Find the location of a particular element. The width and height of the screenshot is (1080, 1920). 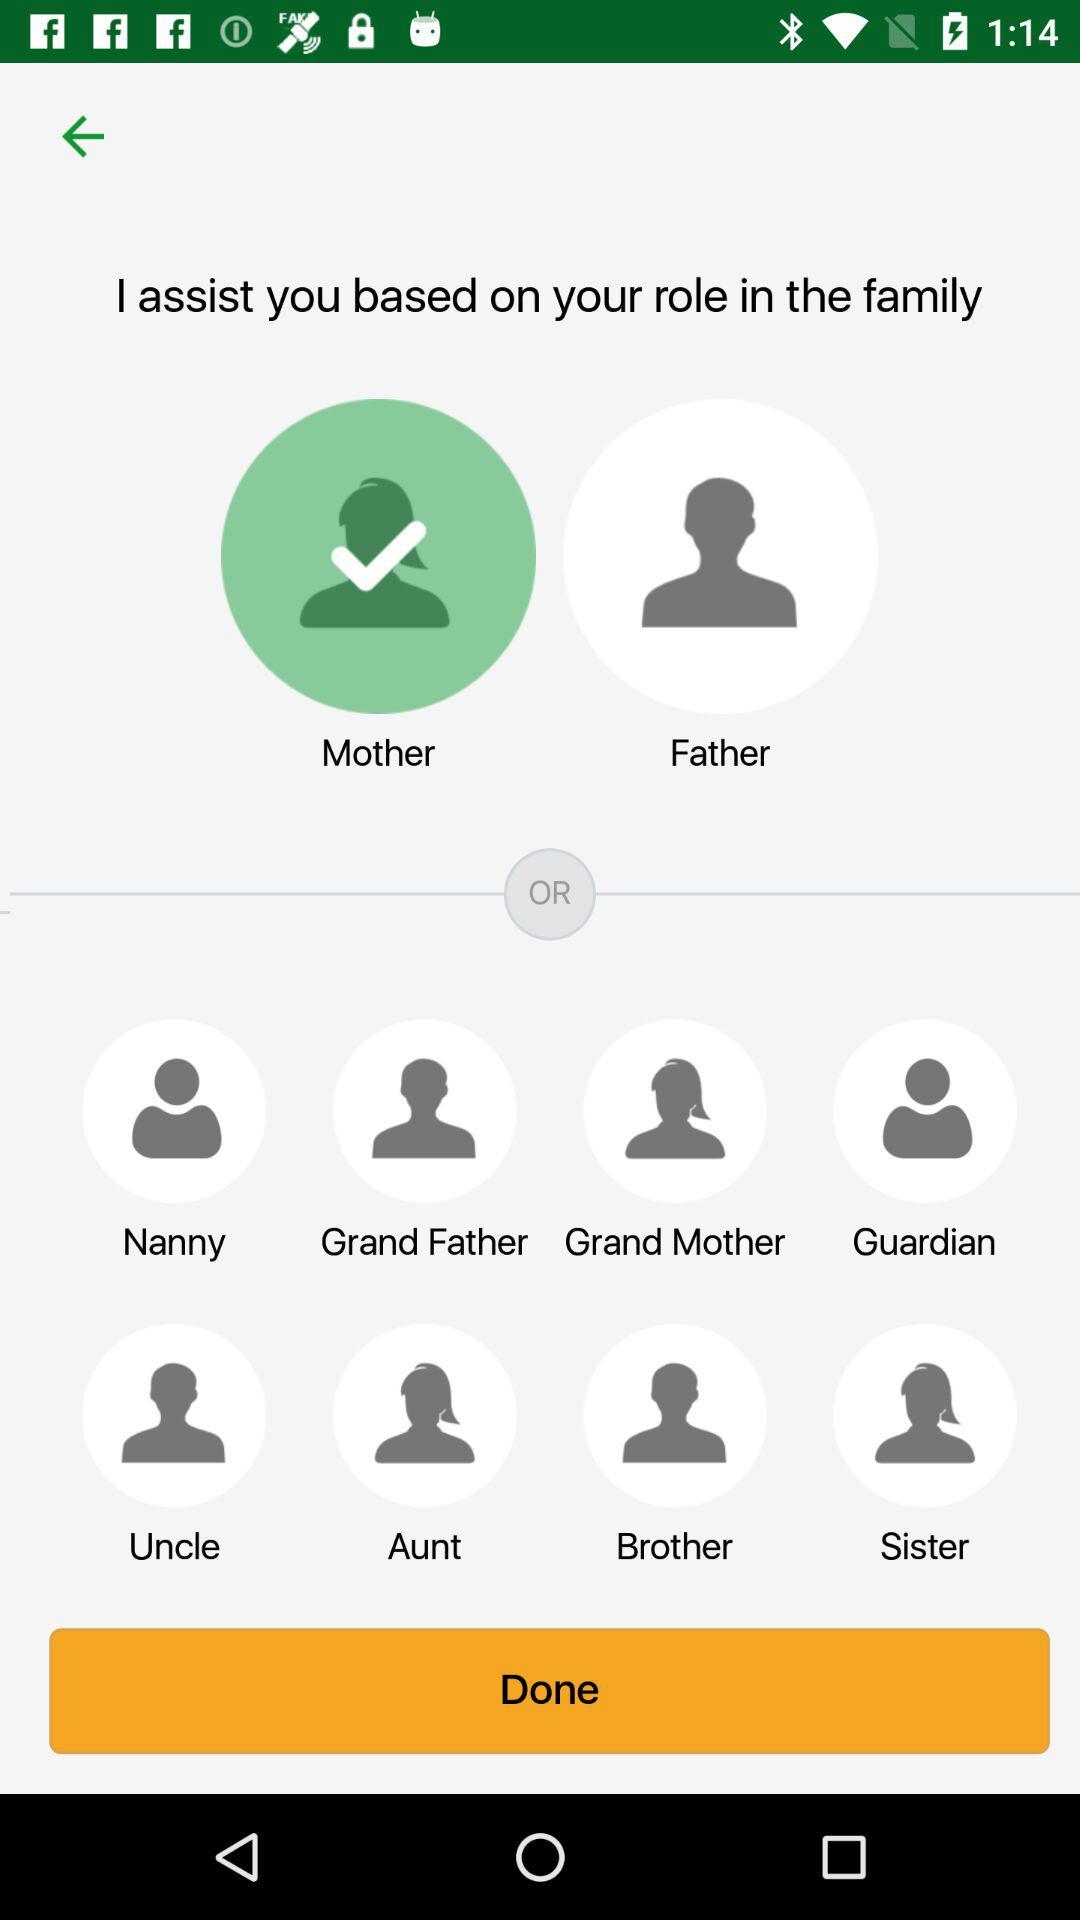

sister is located at coordinates (915, 1414).